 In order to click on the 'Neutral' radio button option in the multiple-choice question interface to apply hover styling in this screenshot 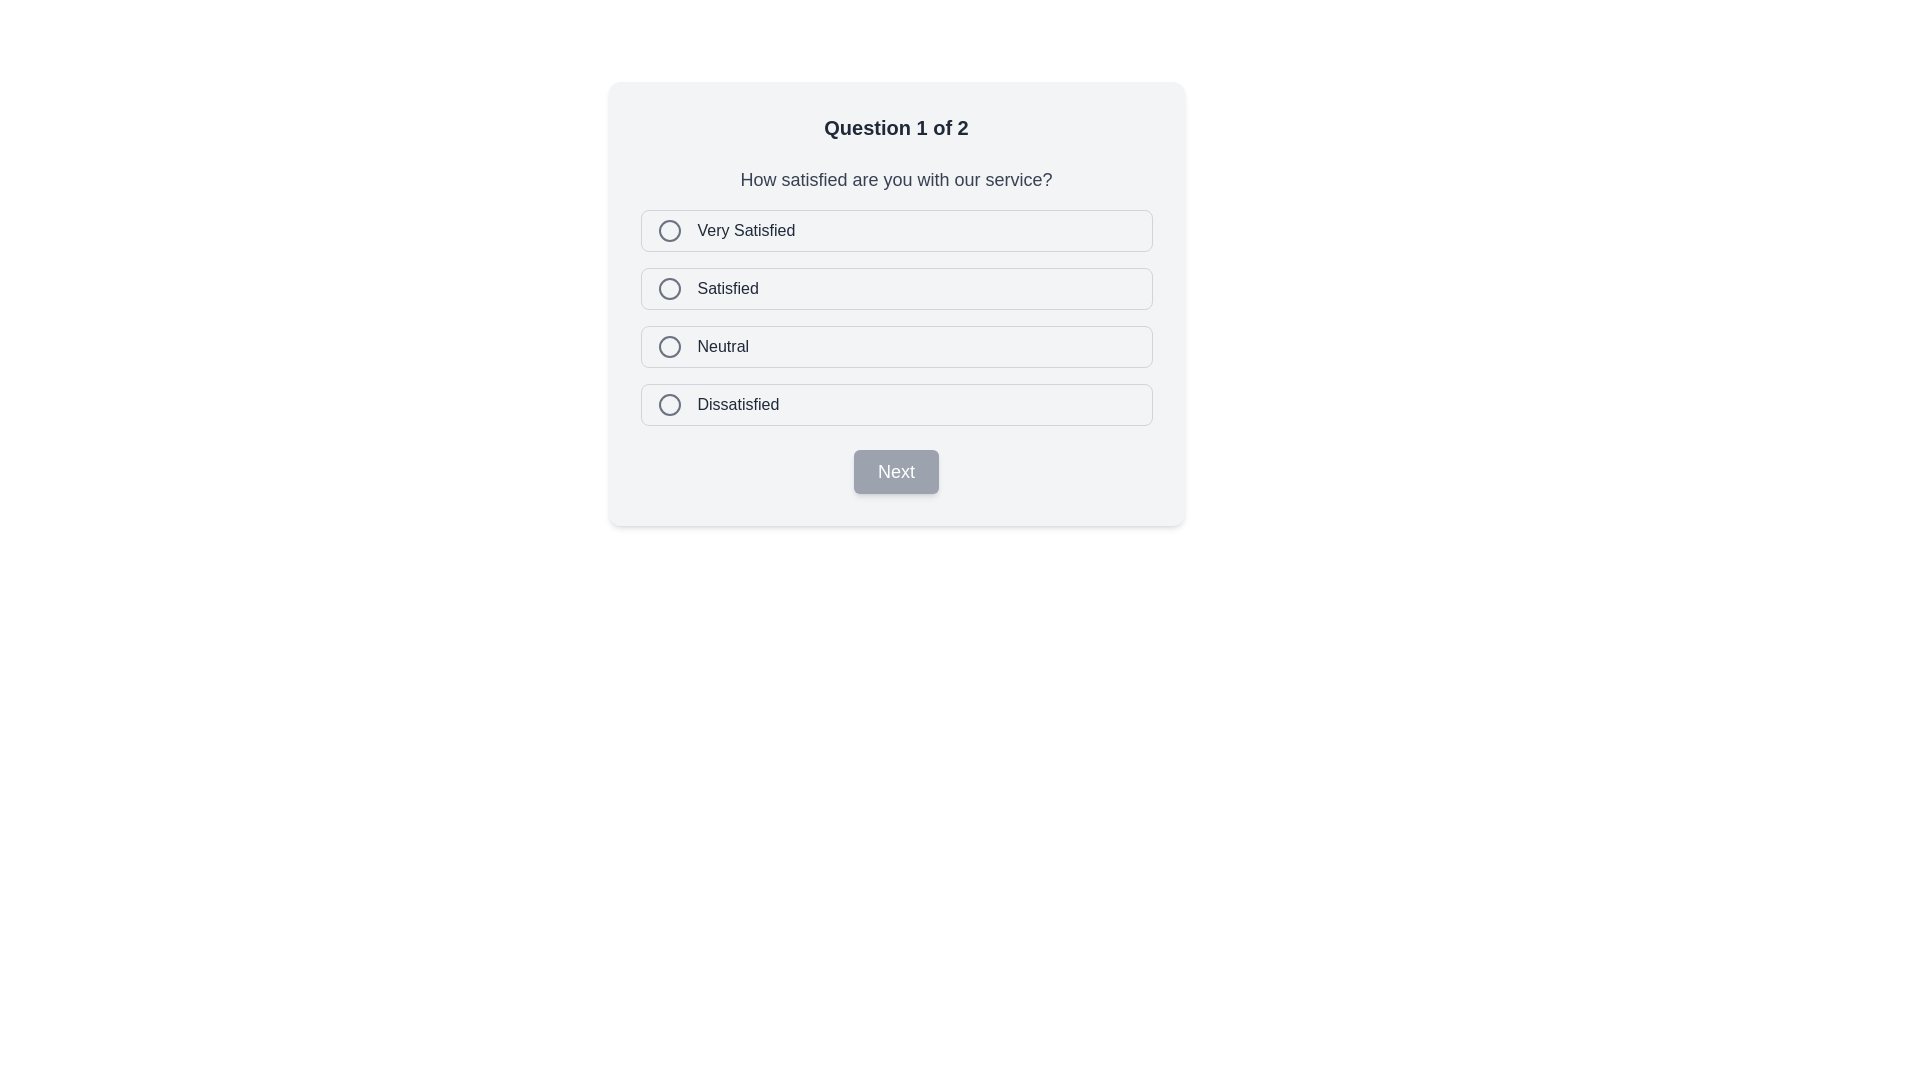, I will do `click(895, 346)`.